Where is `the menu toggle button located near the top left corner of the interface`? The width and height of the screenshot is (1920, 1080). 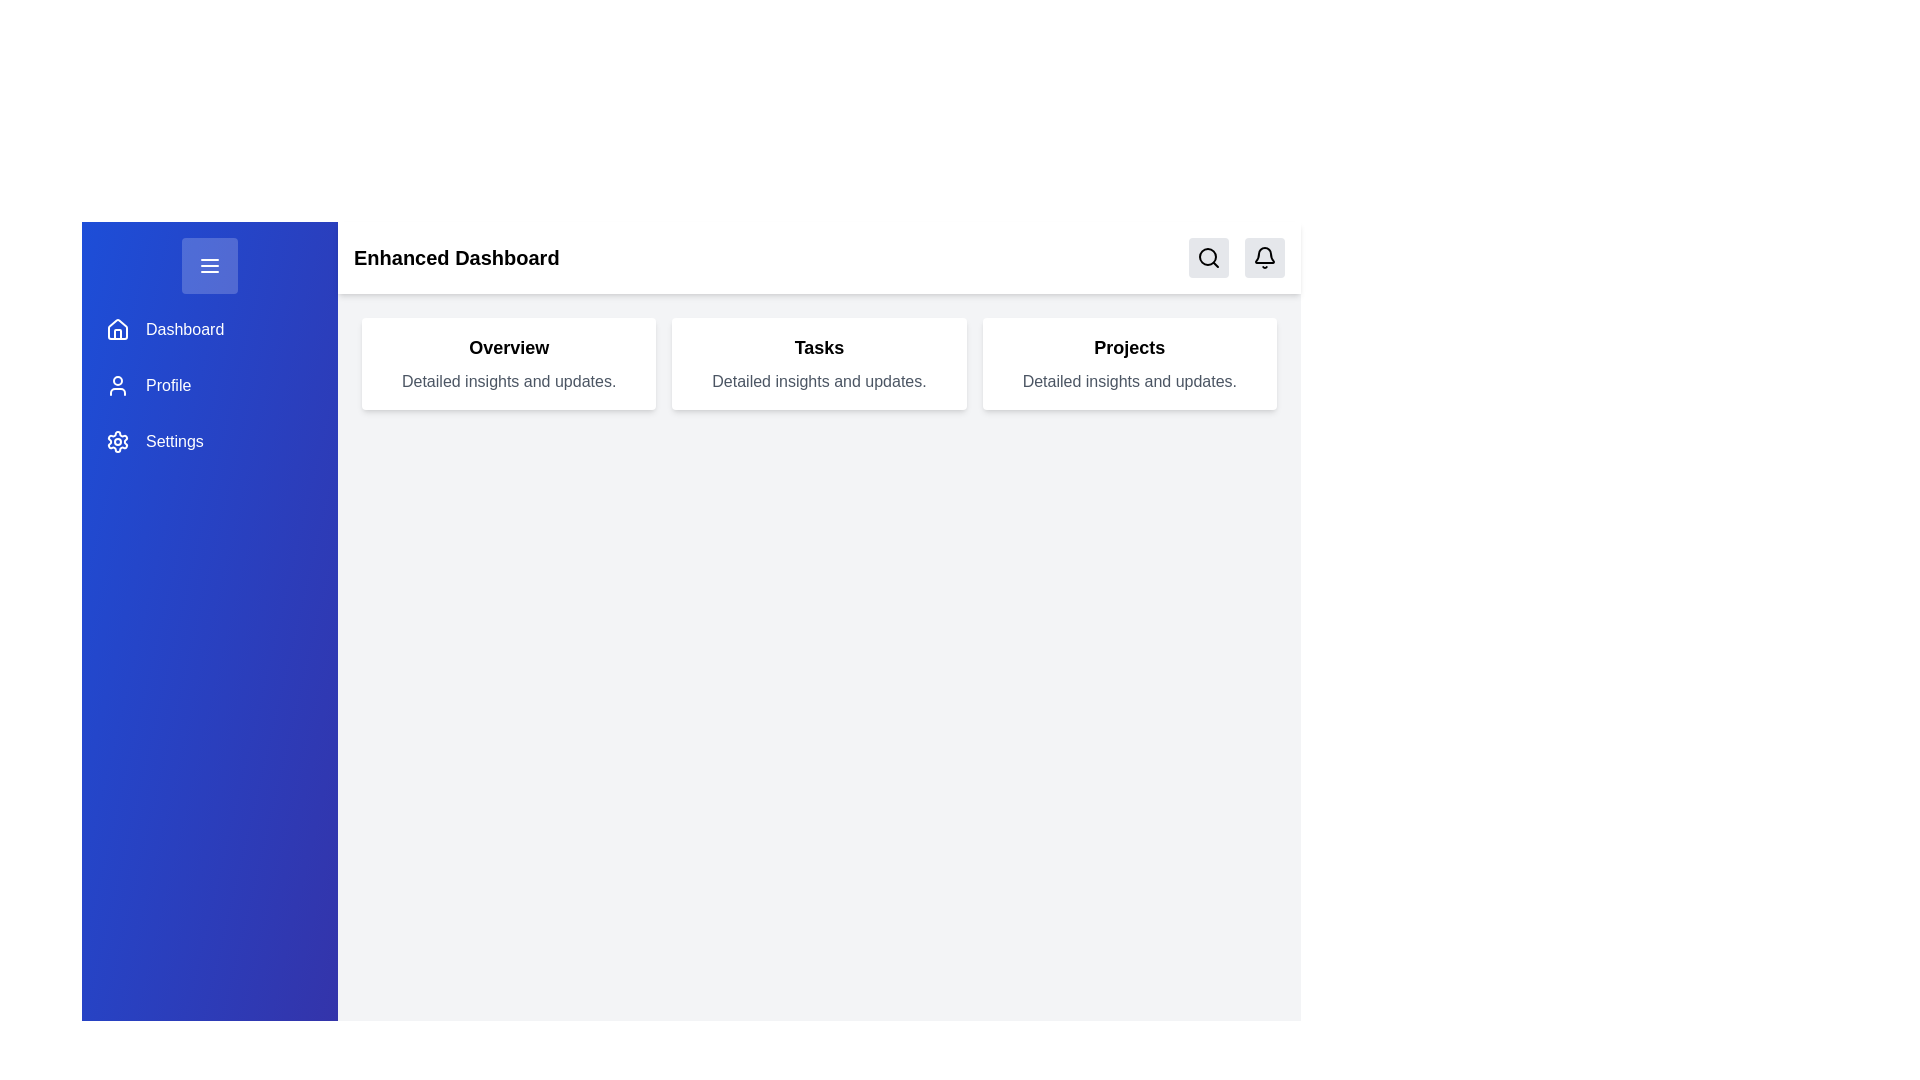
the menu toggle button located near the top left corner of the interface is located at coordinates (210, 265).